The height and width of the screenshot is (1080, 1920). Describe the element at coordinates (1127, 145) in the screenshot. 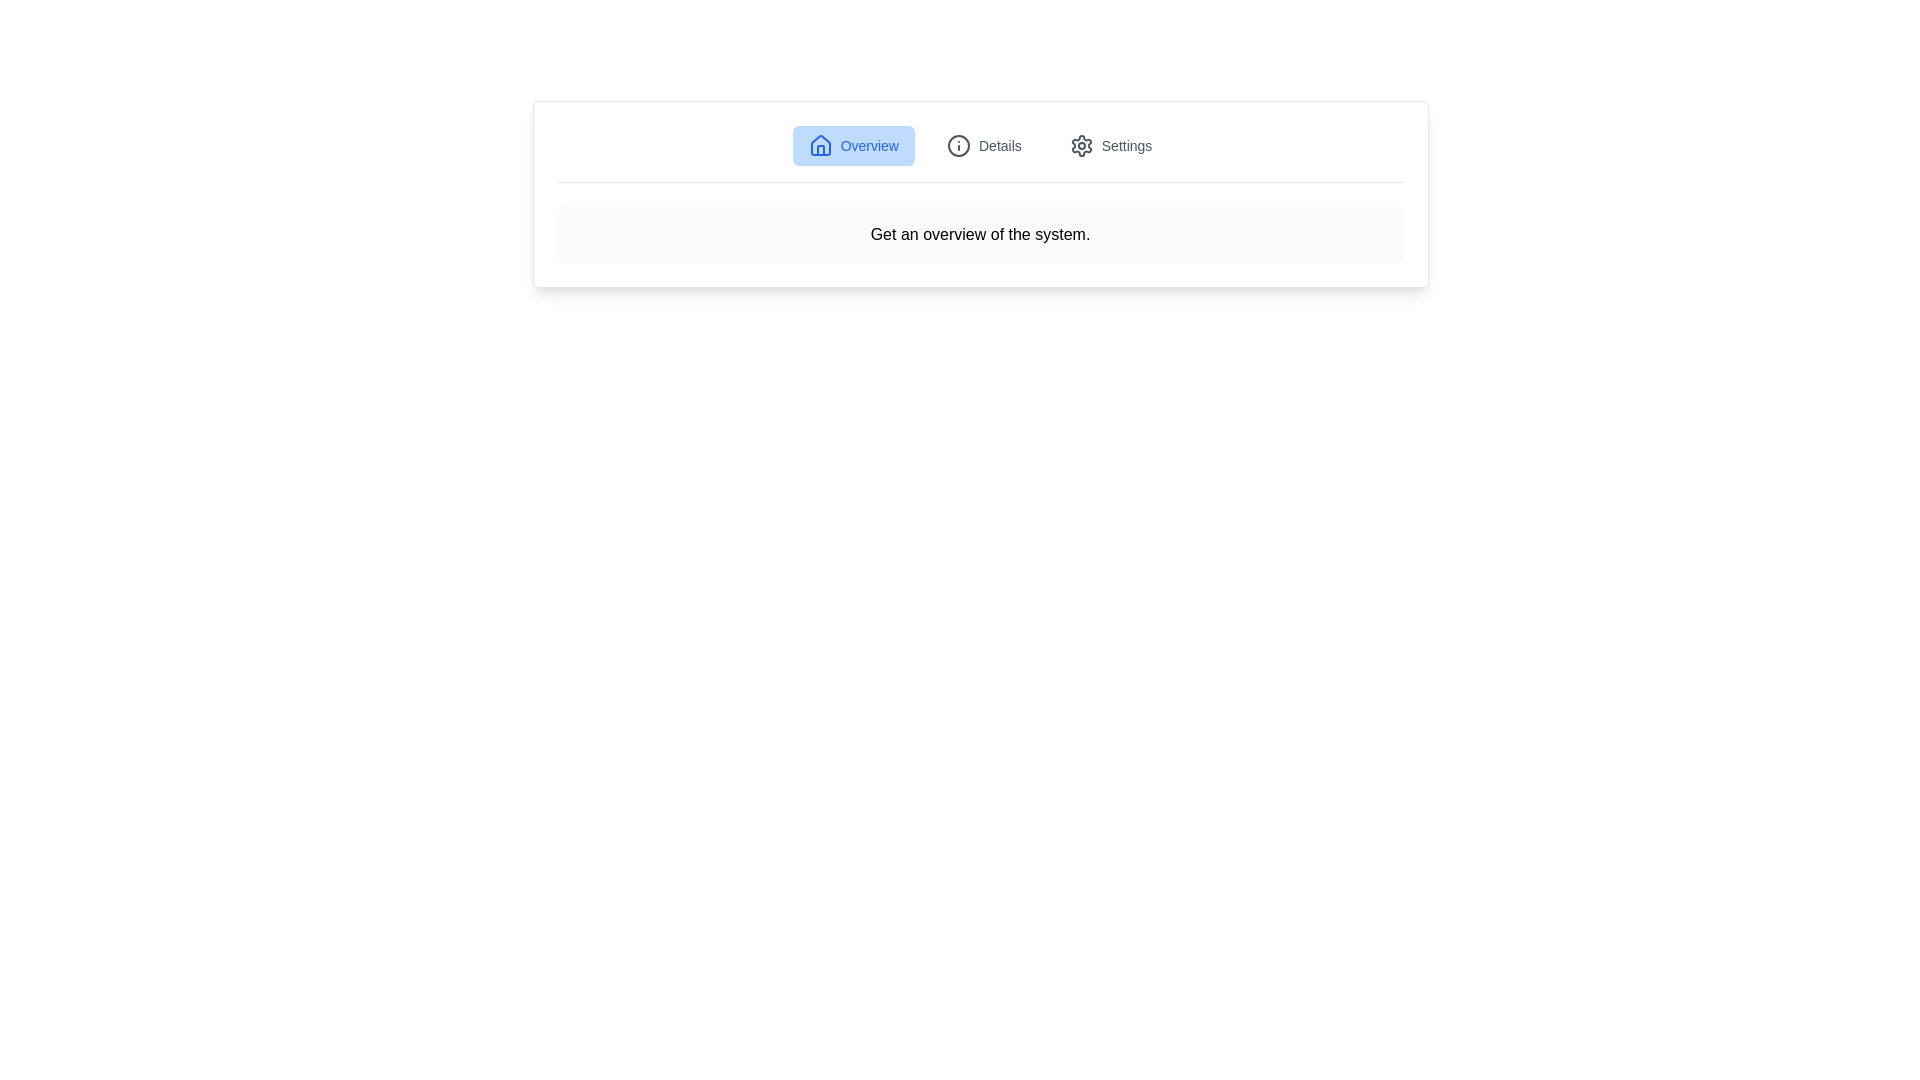

I see `the 'Settings' text label in the header area, which is part of the navigation group and is styled with a standard font in dark color` at that location.